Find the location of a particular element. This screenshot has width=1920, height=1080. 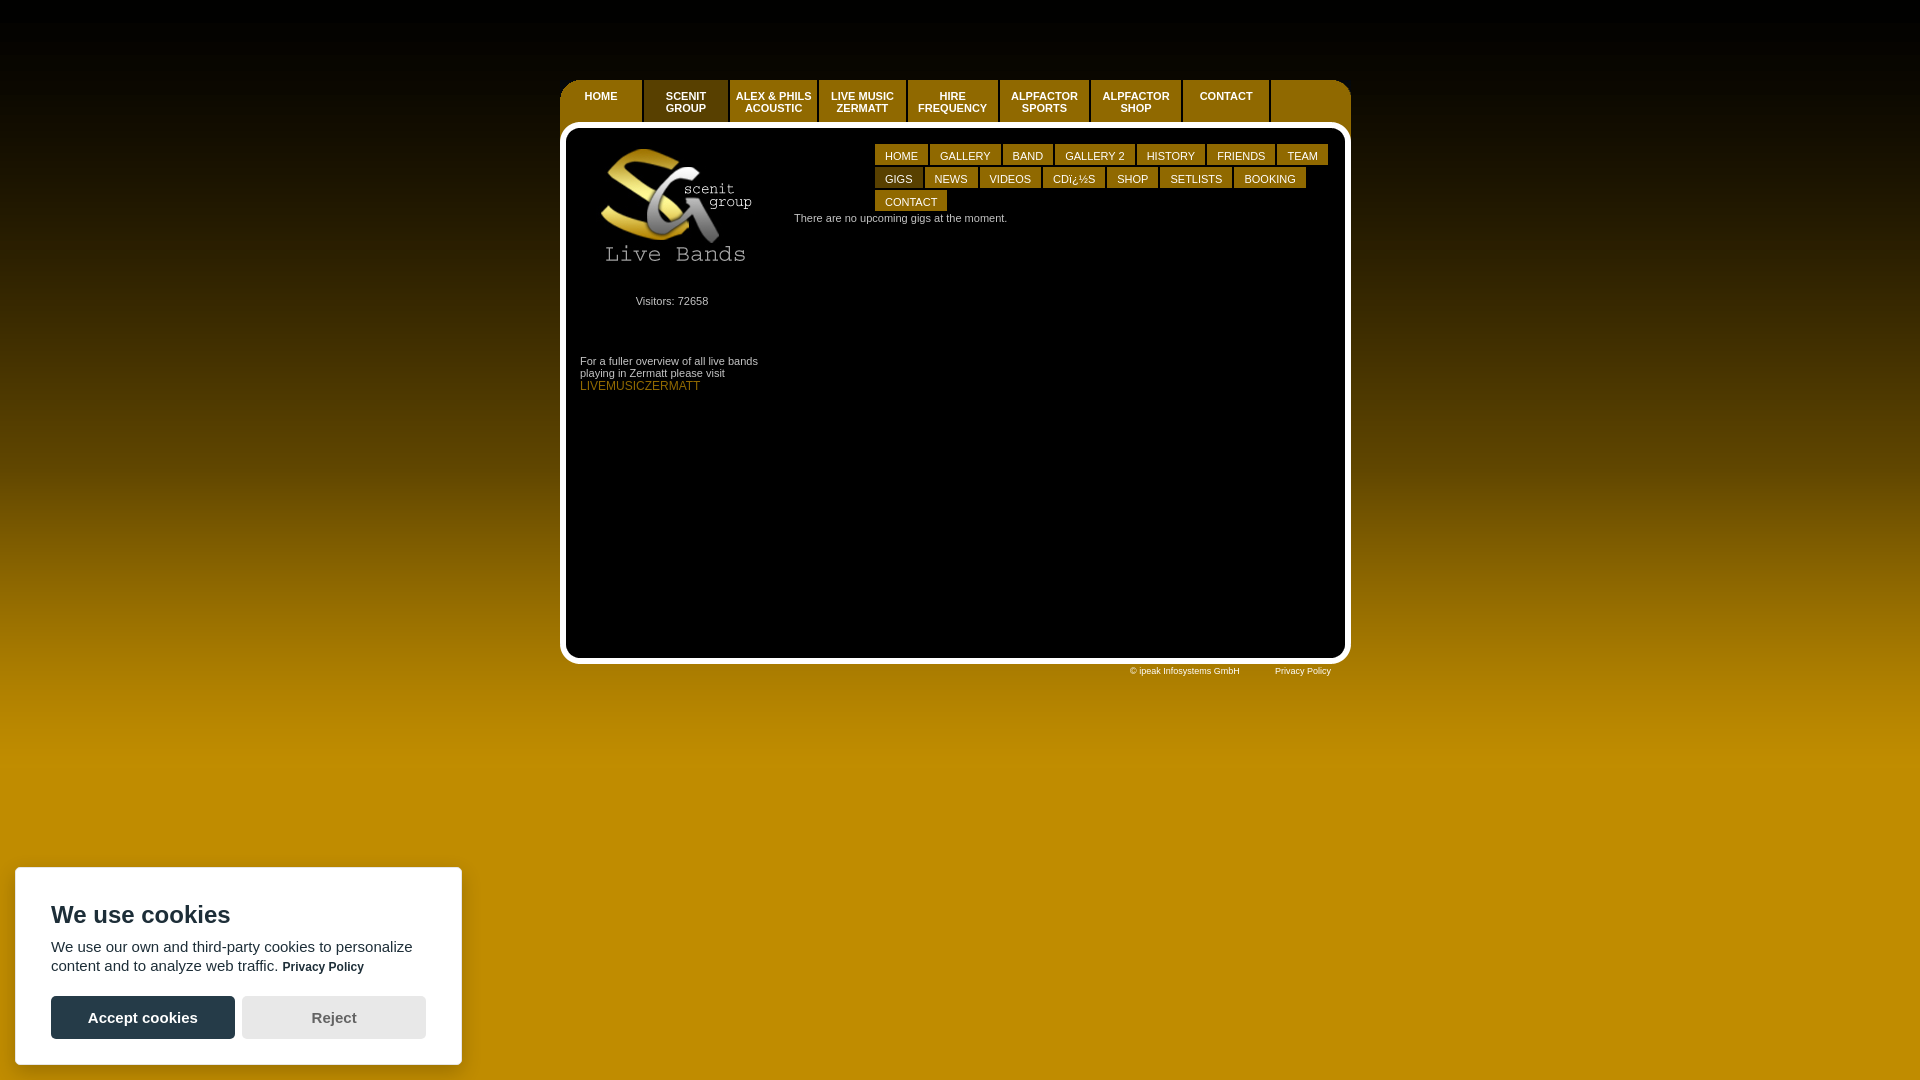

'GALLERY 2' is located at coordinates (1094, 153).